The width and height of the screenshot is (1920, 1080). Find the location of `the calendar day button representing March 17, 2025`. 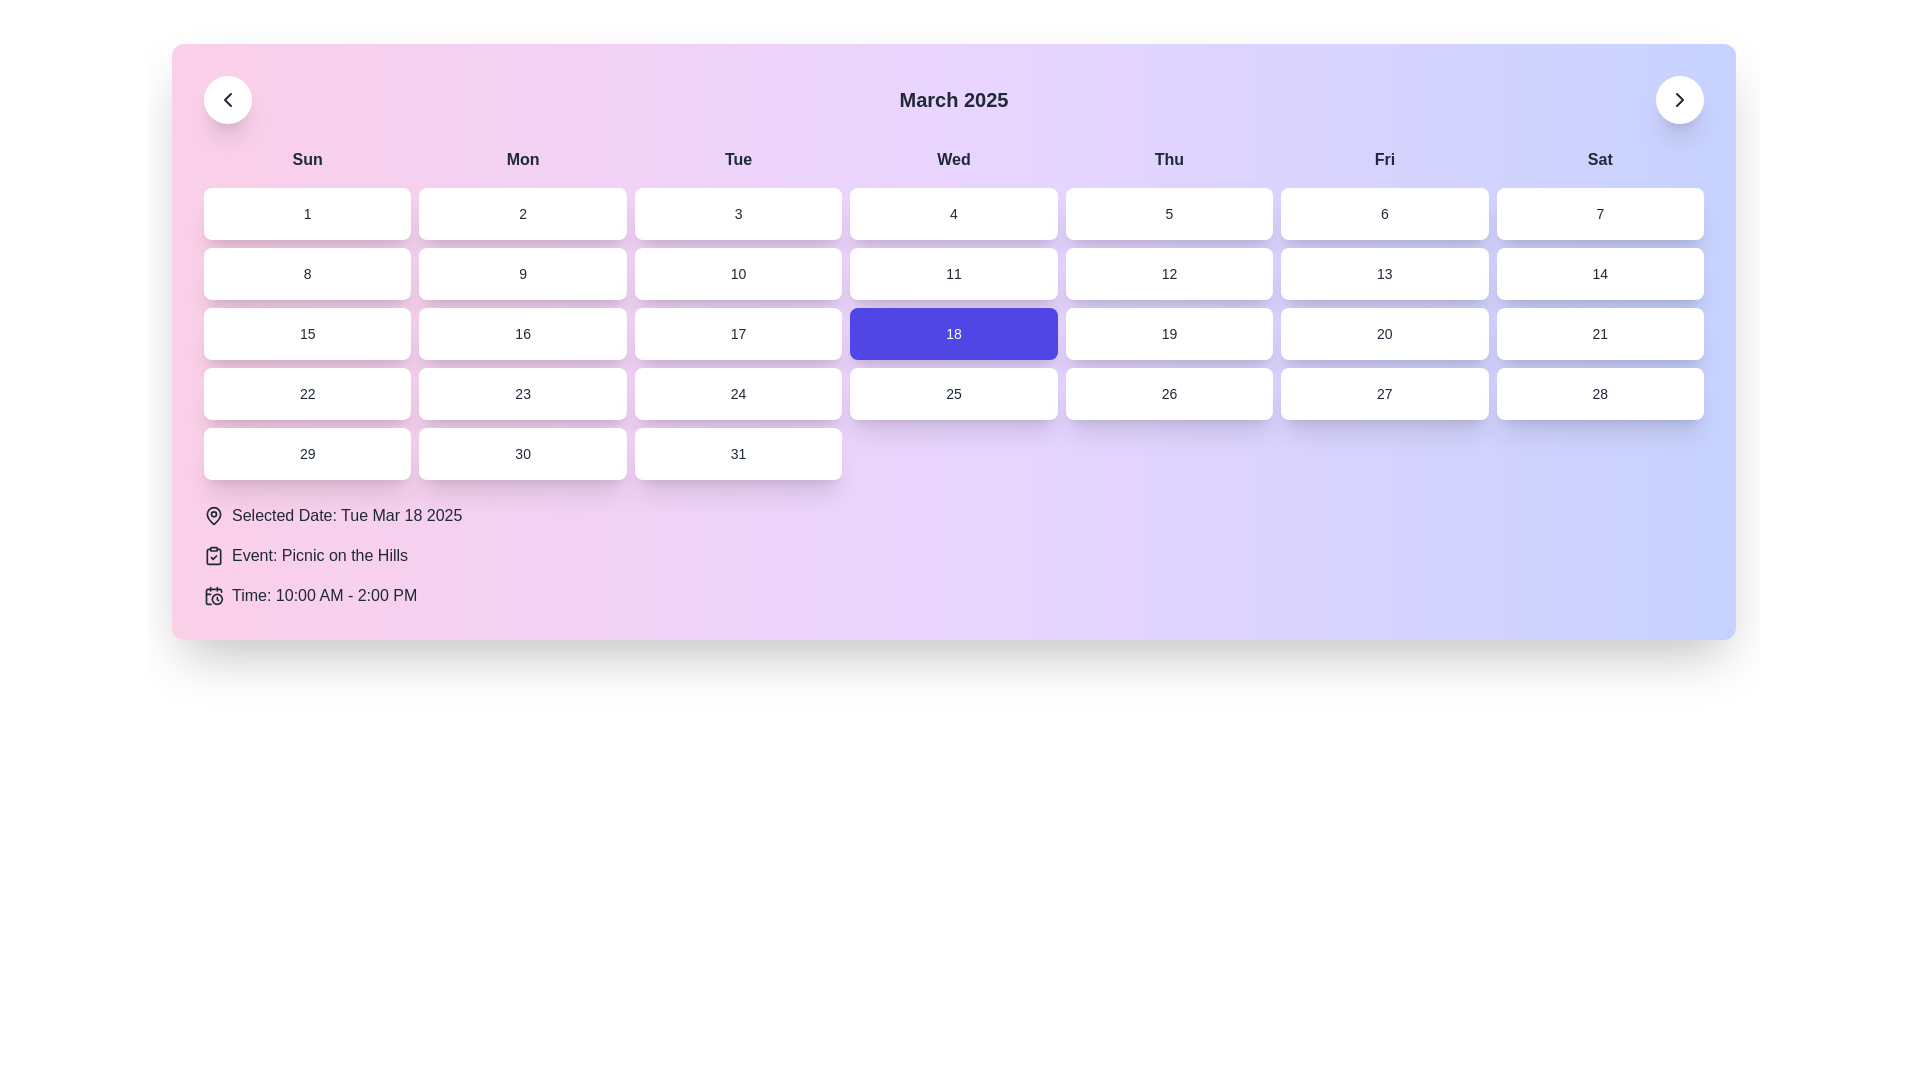

the calendar day button representing March 17, 2025 is located at coordinates (737, 333).